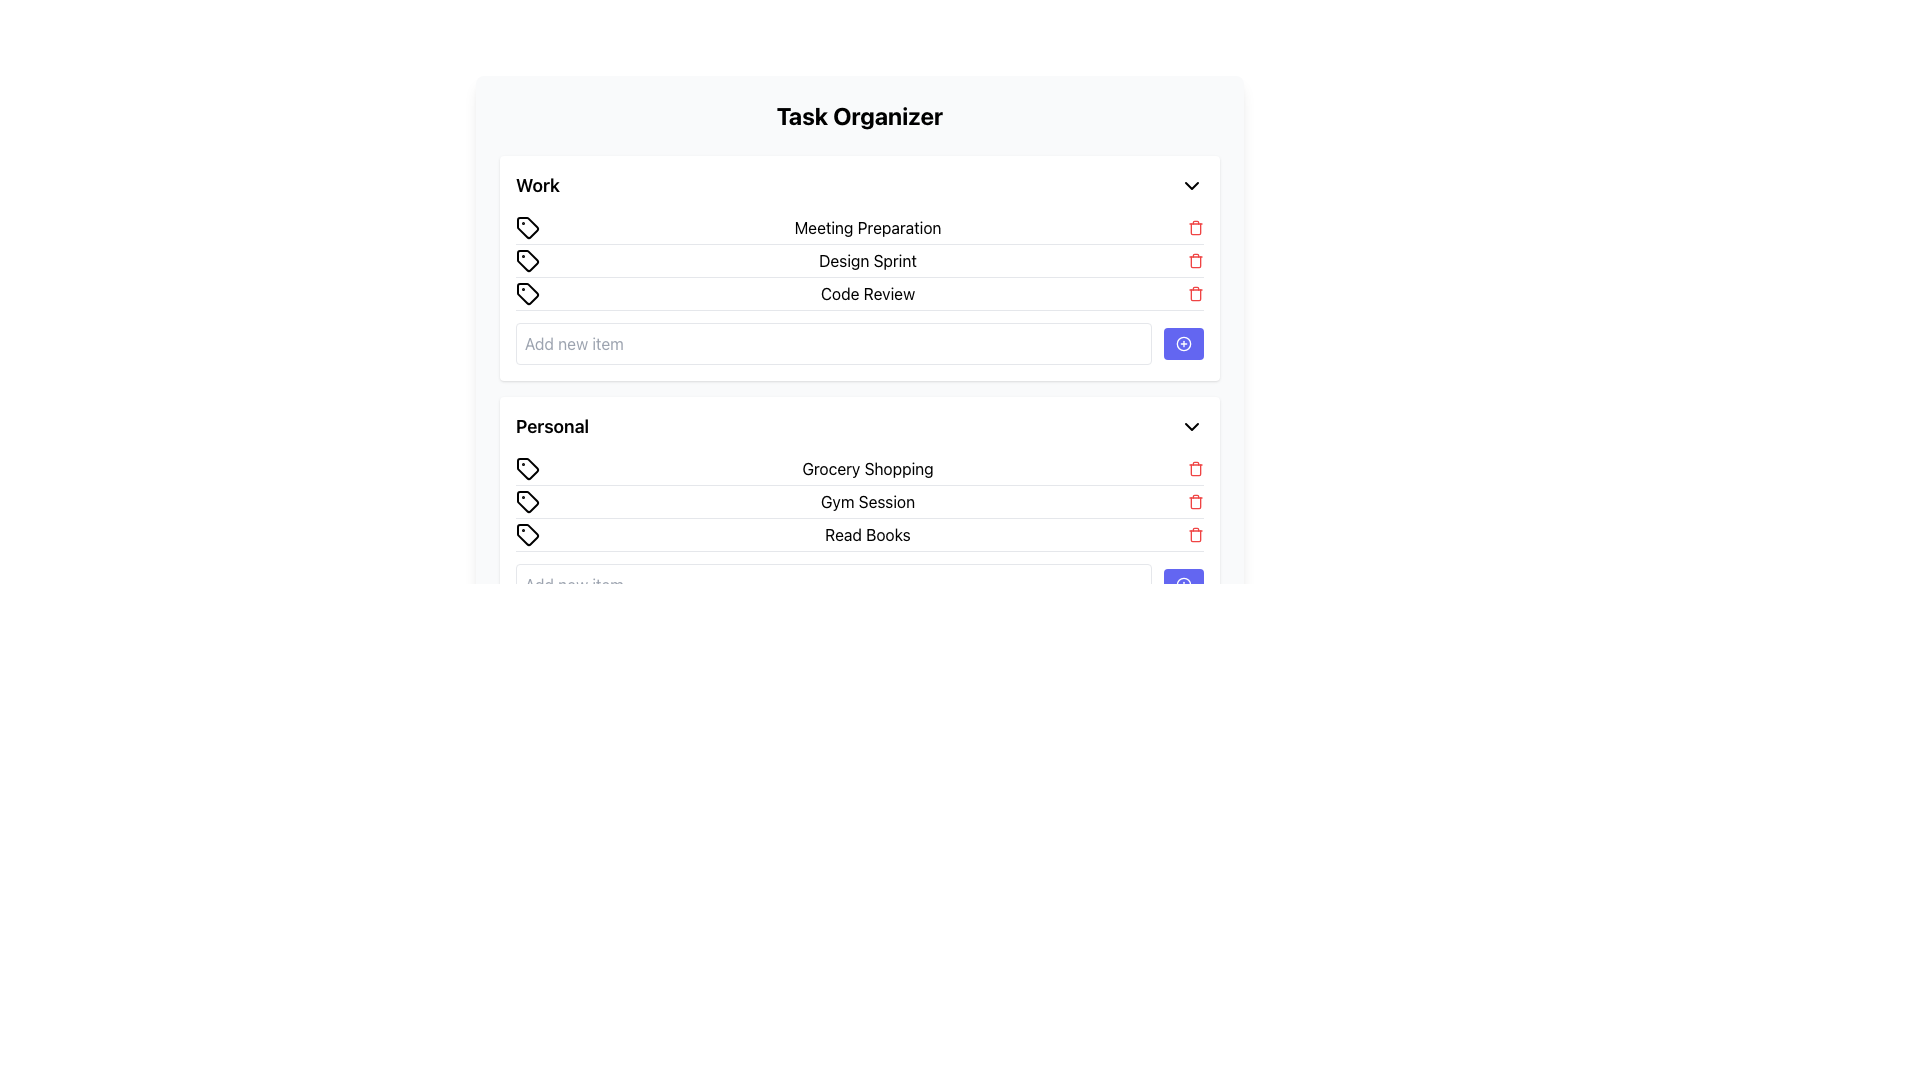 Image resolution: width=1920 pixels, height=1080 pixels. I want to click on the 'Code Review' text label, which is styled in black on a white background and located in the third row of tasks under the 'Work' section, so click(868, 293).